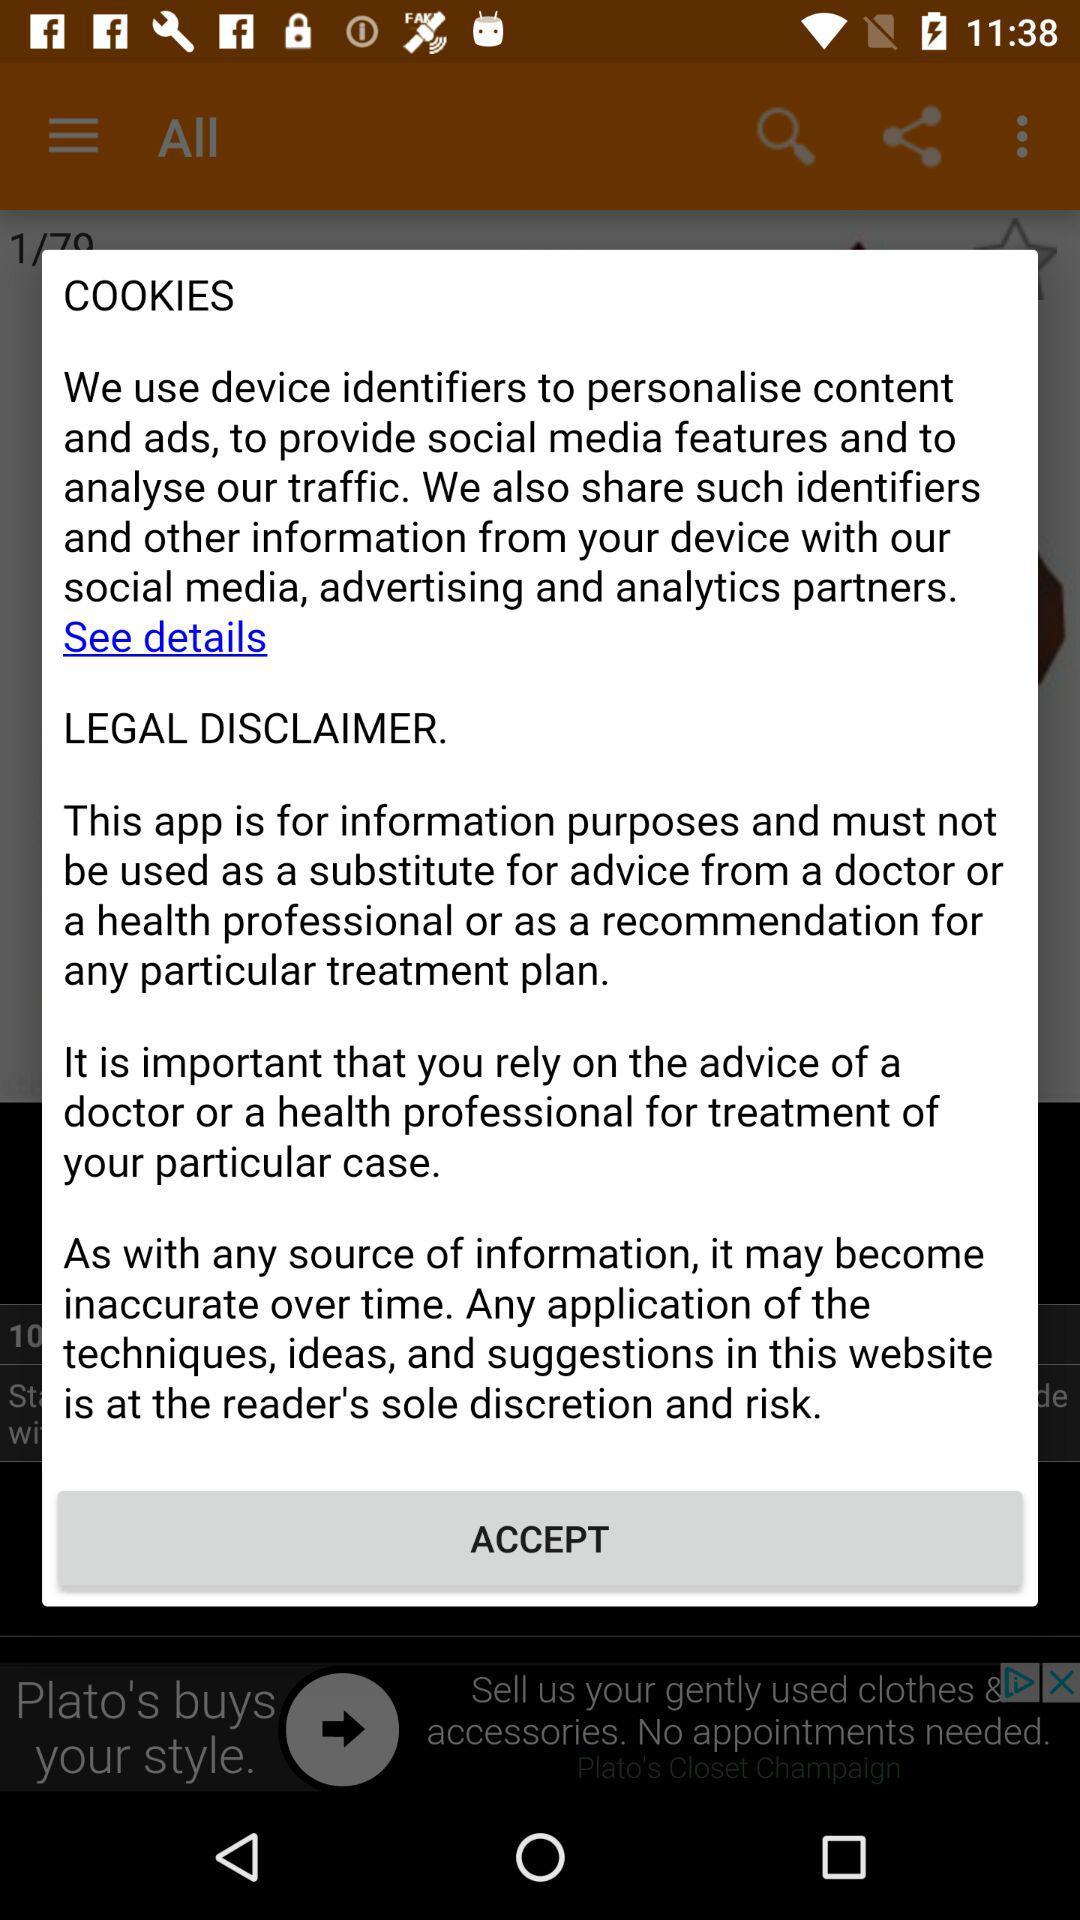  I want to click on disclaimer page, so click(540, 859).